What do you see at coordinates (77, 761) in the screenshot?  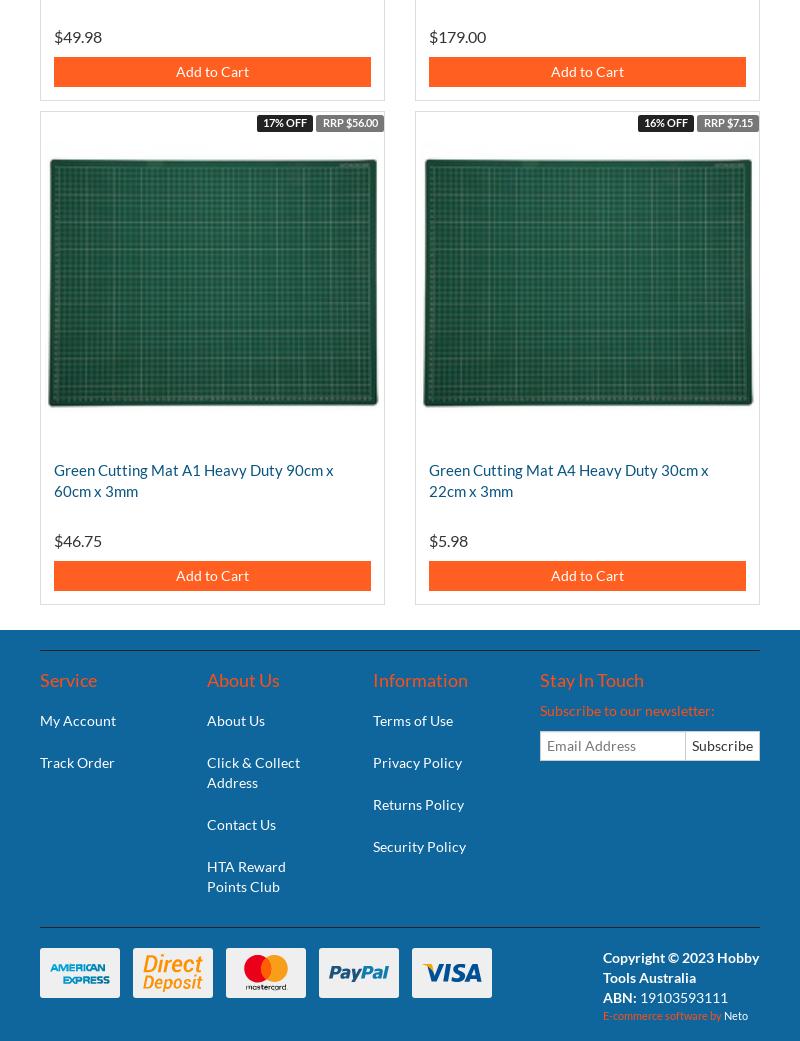 I see `'Track Order'` at bounding box center [77, 761].